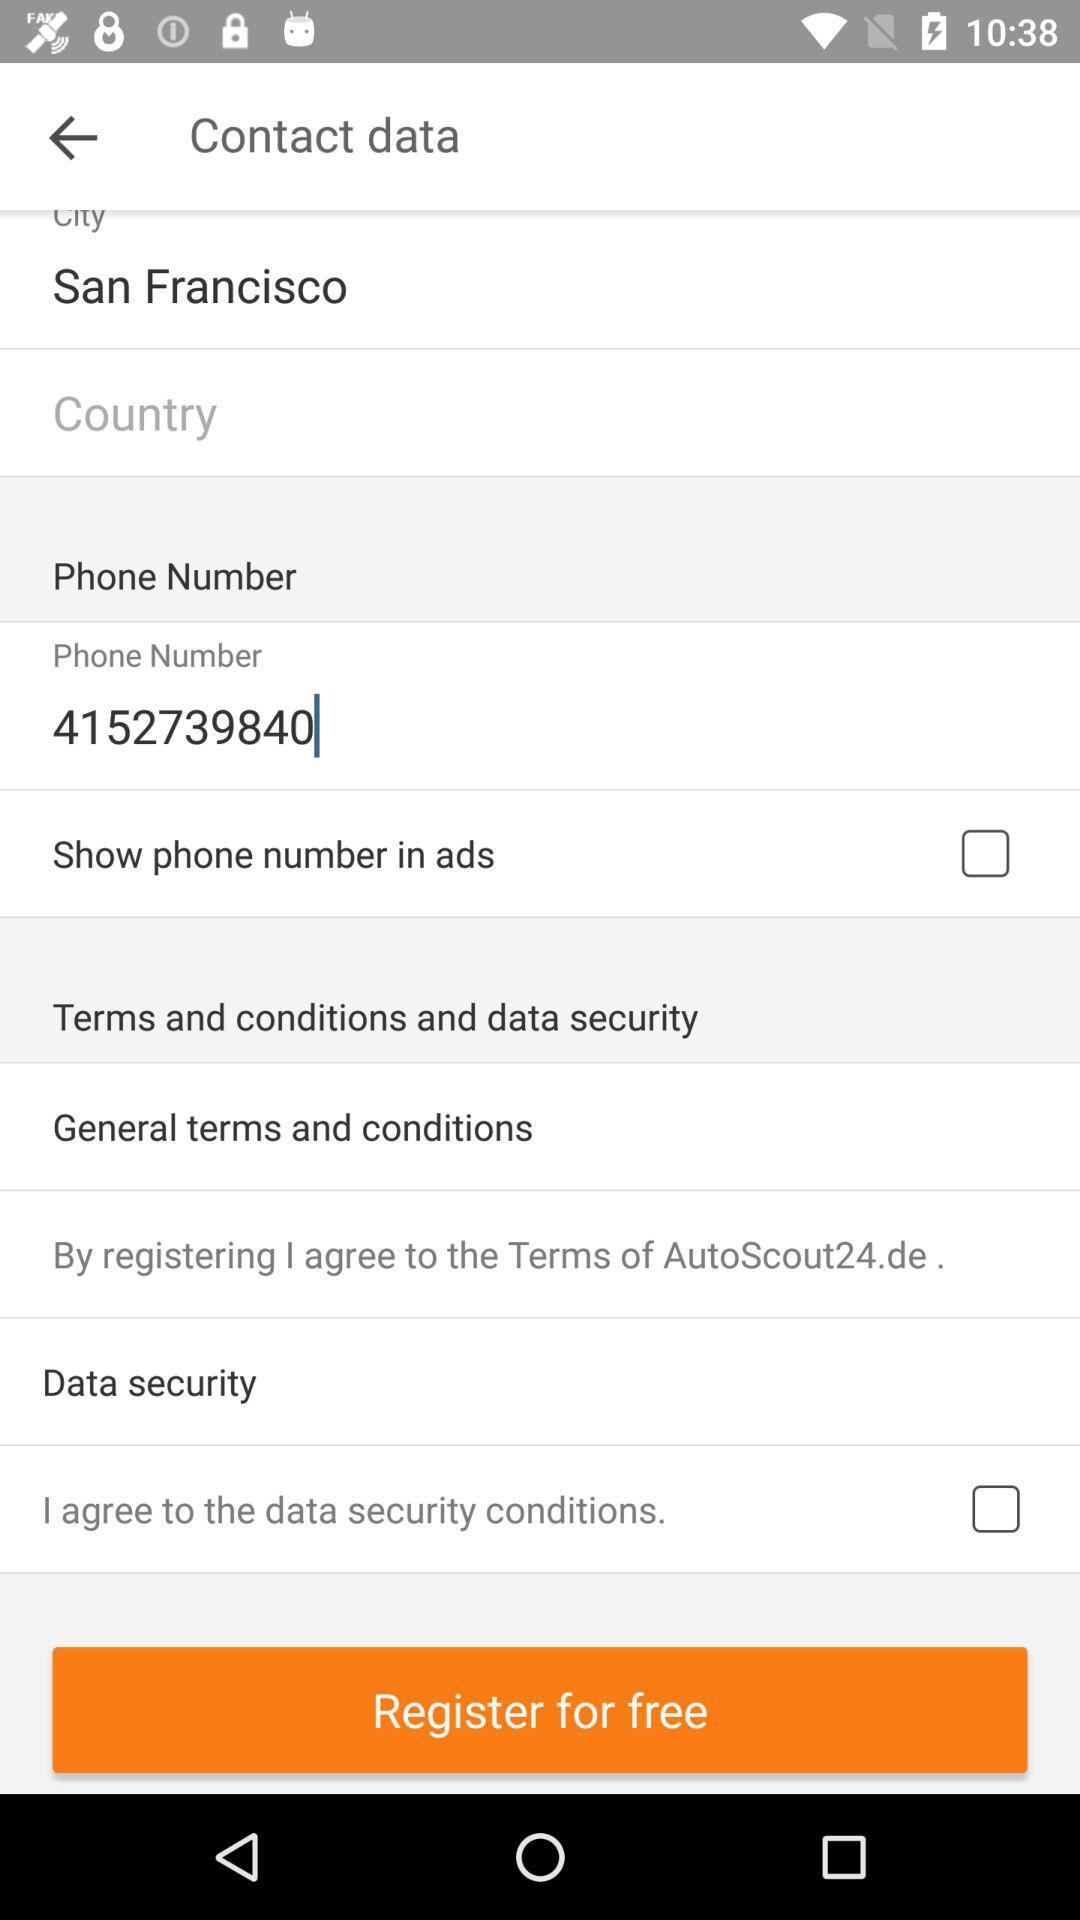 This screenshot has height=1920, width=1080. Describe the element at coordinates (542, 724) in the screenshot. I see `the 4152739840 icon` at that location.